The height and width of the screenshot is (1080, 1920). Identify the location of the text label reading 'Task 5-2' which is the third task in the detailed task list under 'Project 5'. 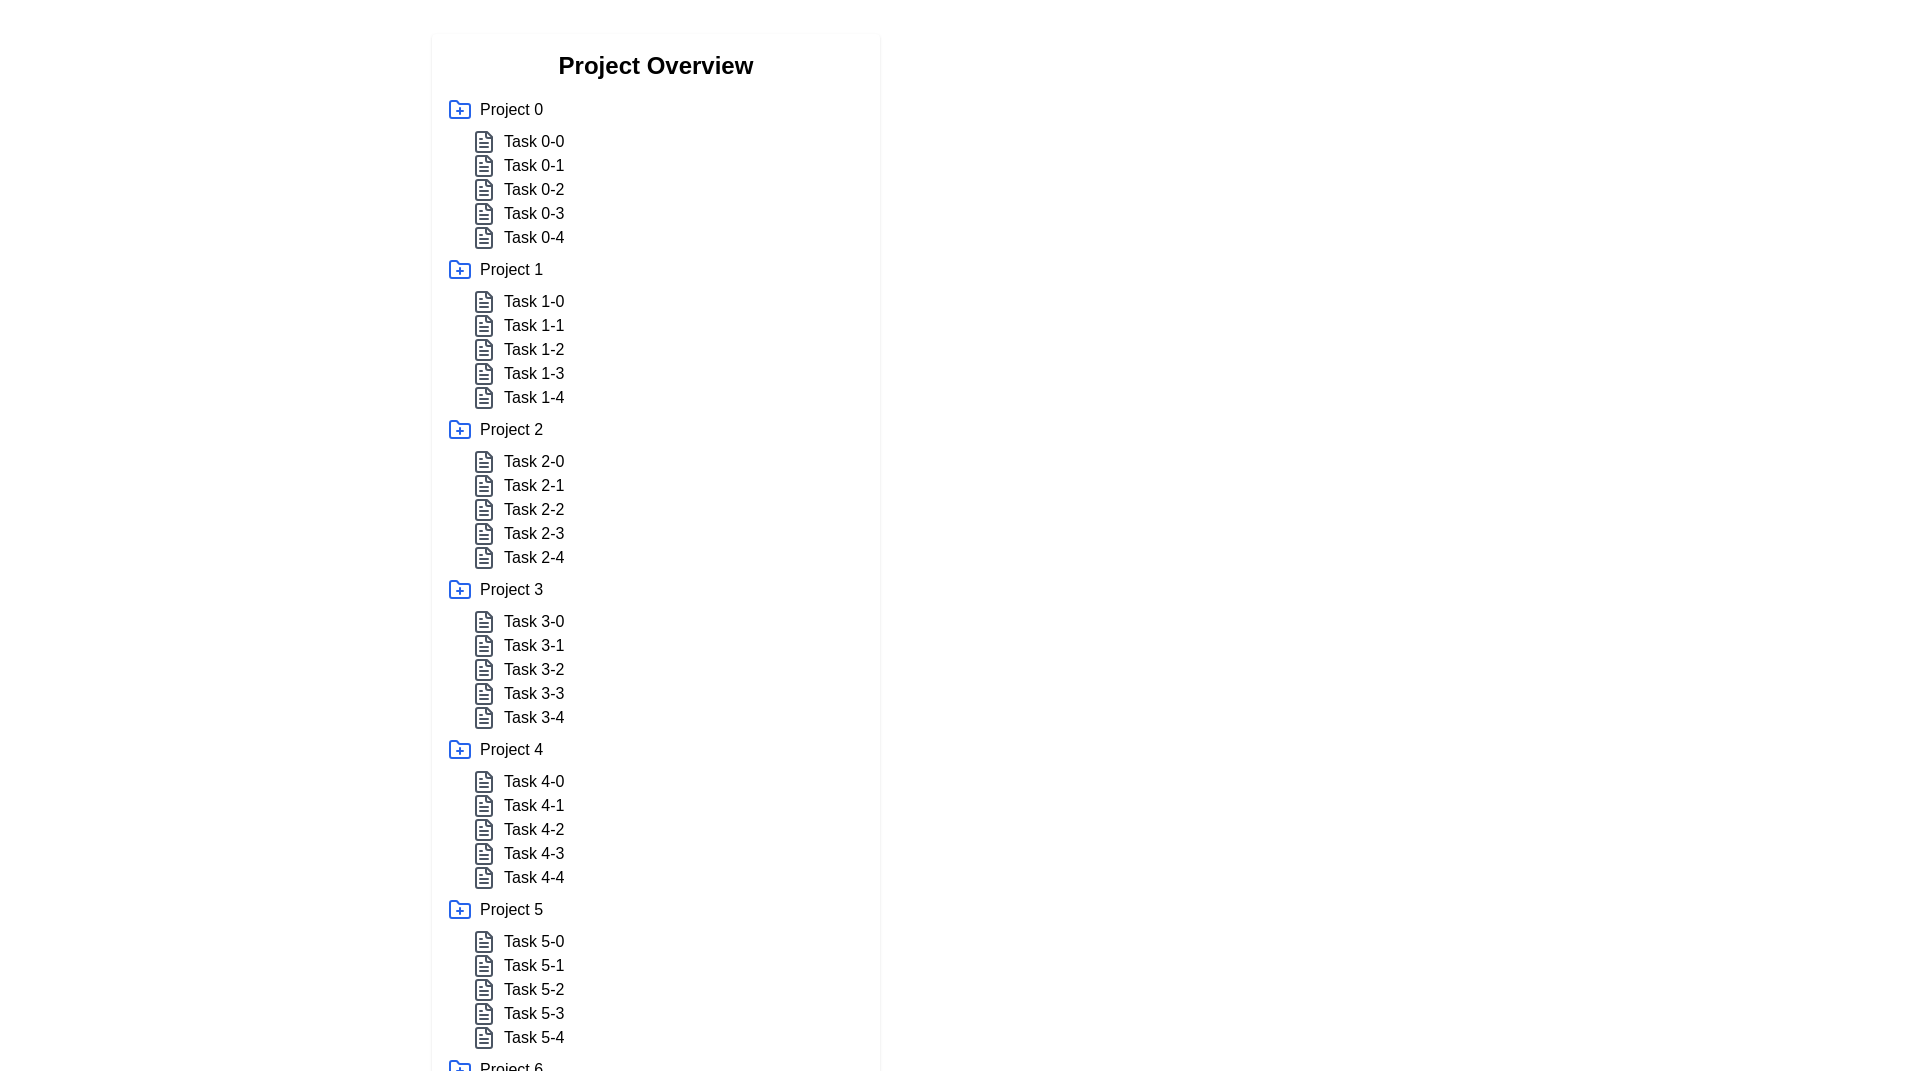
(534, 990).